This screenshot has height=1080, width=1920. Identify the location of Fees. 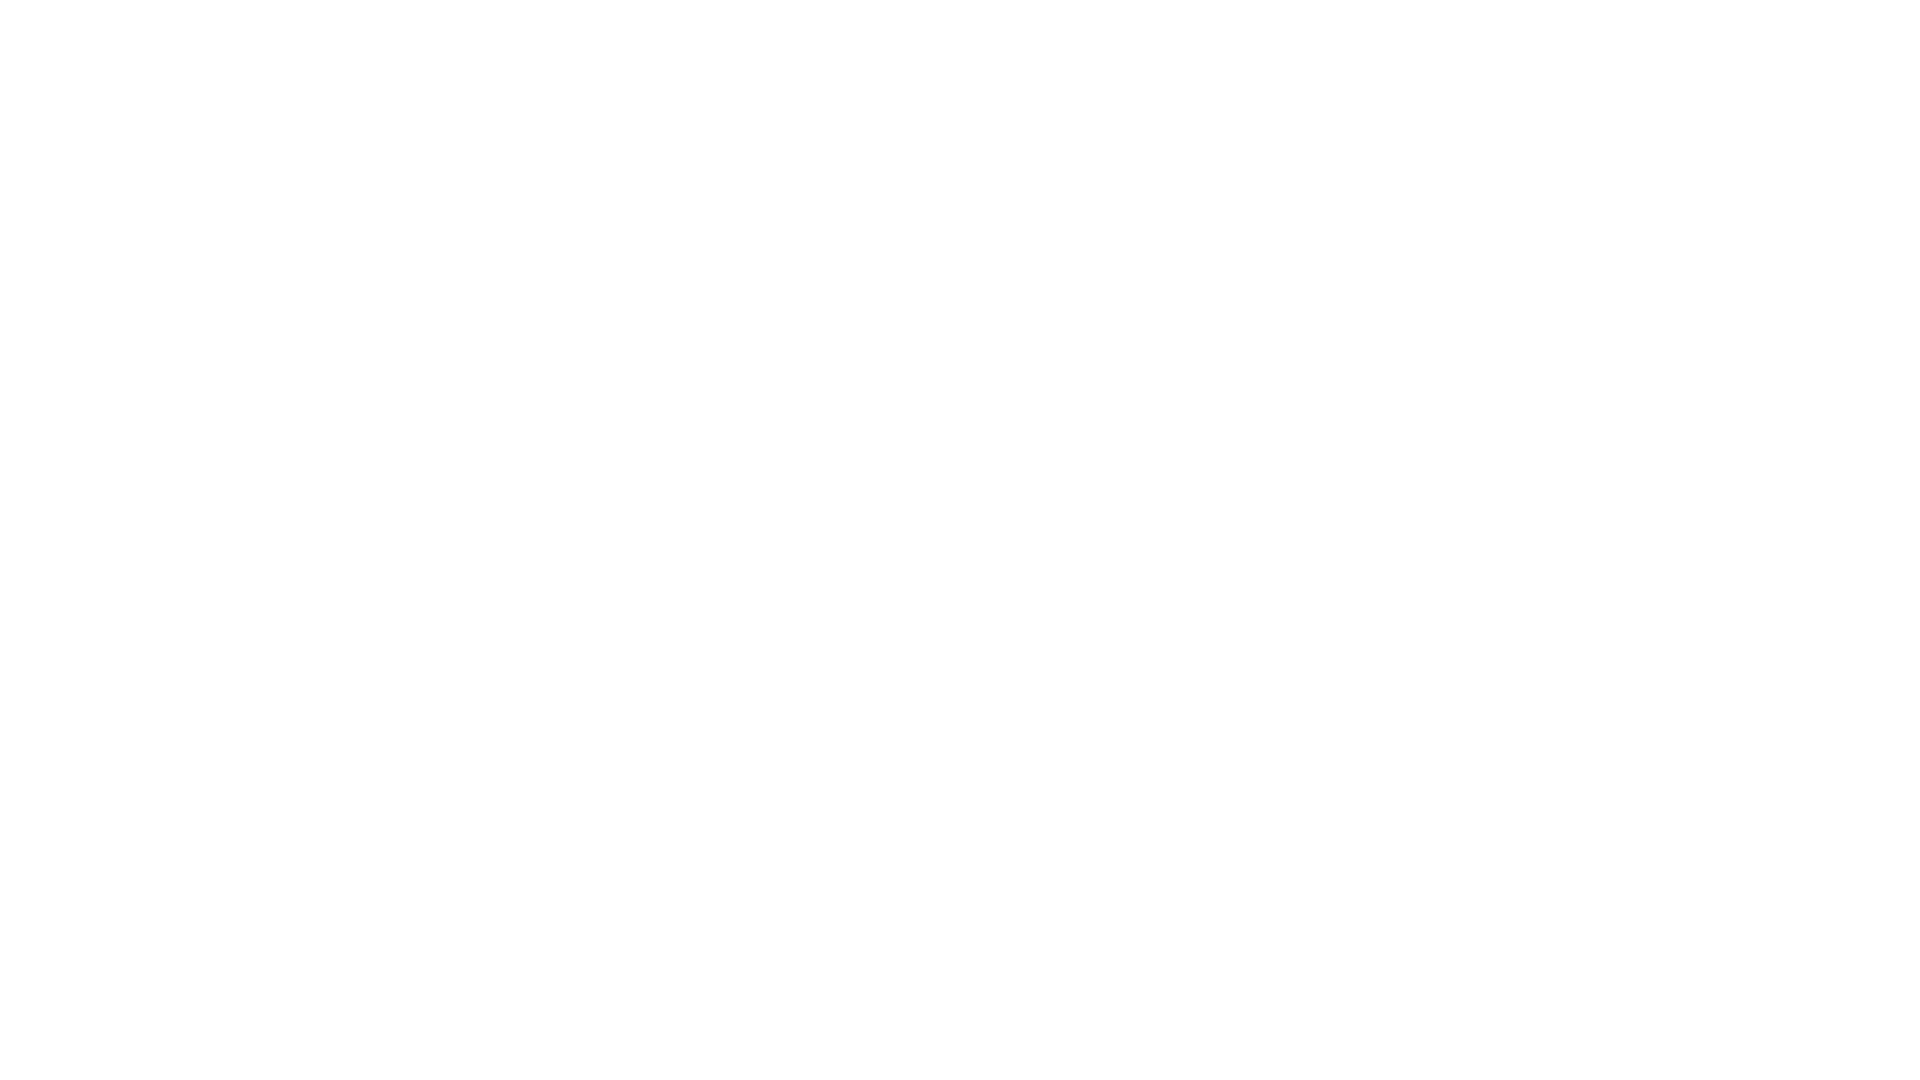
(989, 63).